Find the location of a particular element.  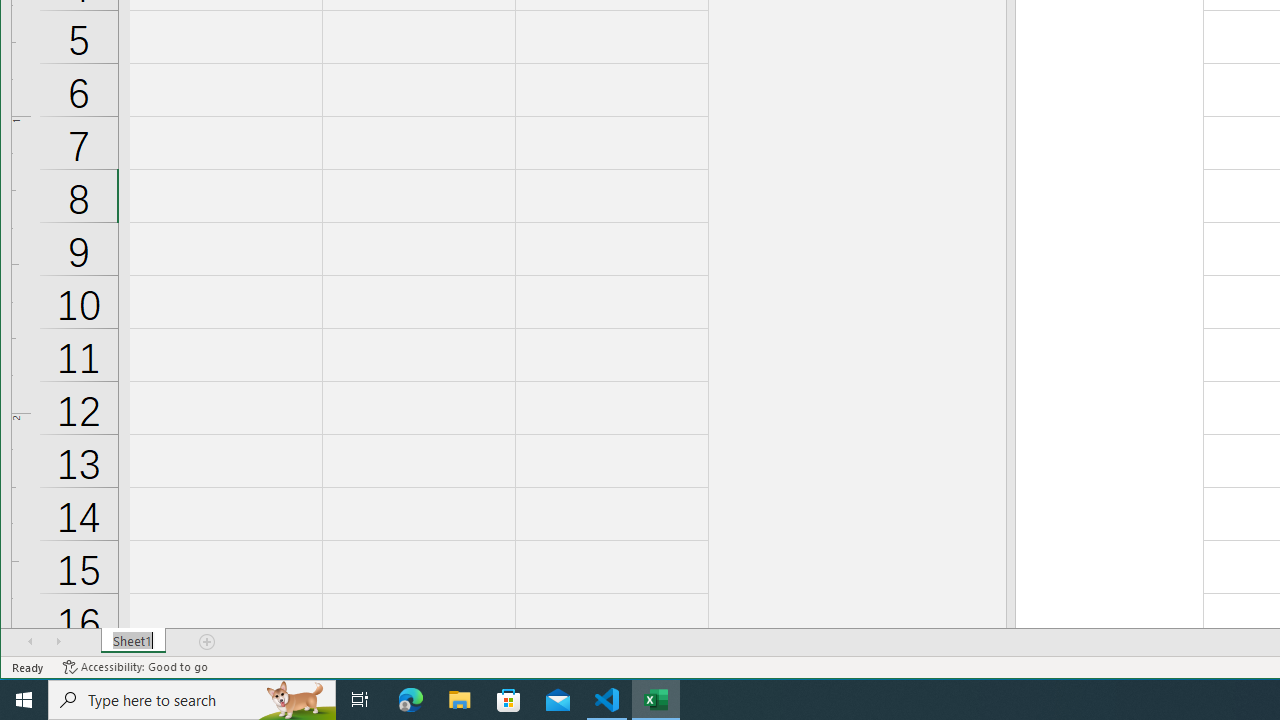

'Sheet1' is located at coordinates (132, 641).